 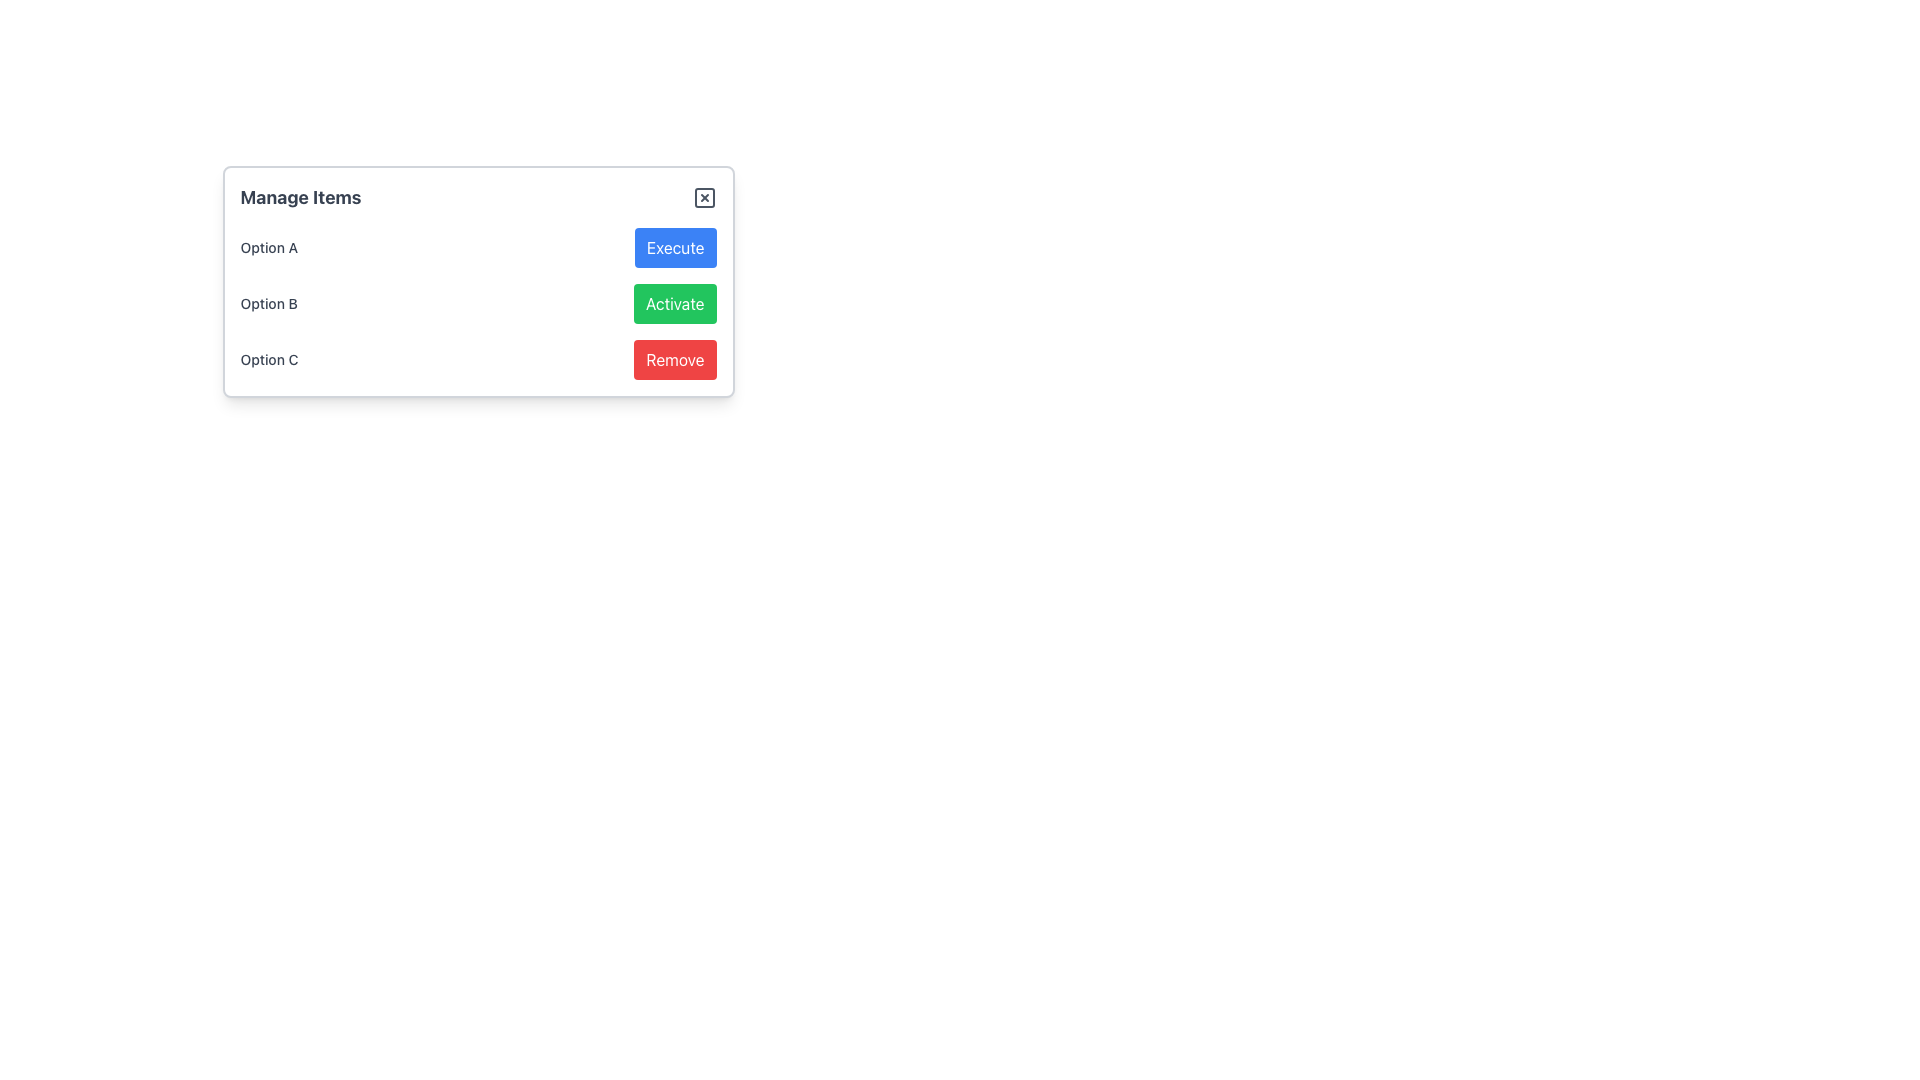 I want to click on the text label displaying 'Option B' which is the second option in the 'Manage Items' panel, located to the left of the 'Activate' button, so click(x=268, y=304).